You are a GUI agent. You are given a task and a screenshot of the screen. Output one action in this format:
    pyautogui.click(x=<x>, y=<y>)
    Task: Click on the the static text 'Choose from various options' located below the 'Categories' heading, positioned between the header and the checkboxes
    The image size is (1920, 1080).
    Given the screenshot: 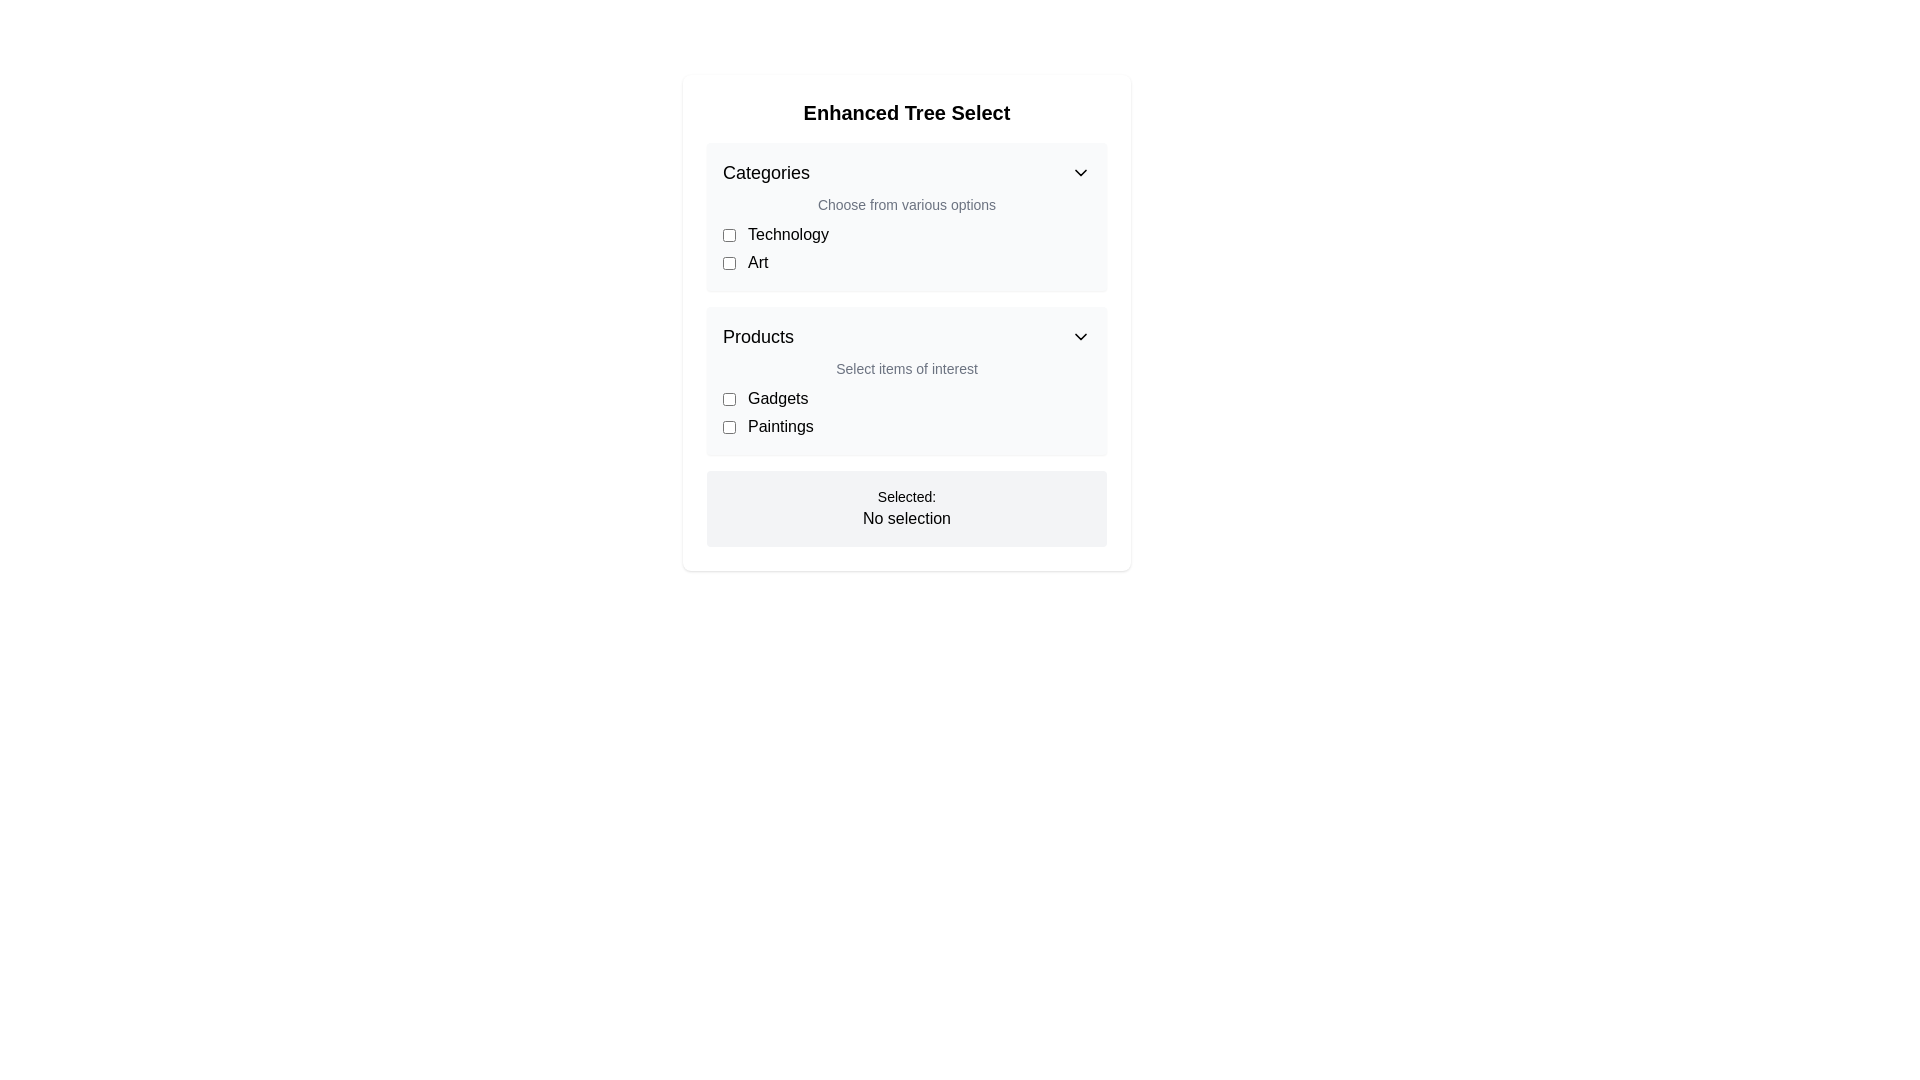 What is the action you would take?
    pyautogui.click(x=906, y=204)
    